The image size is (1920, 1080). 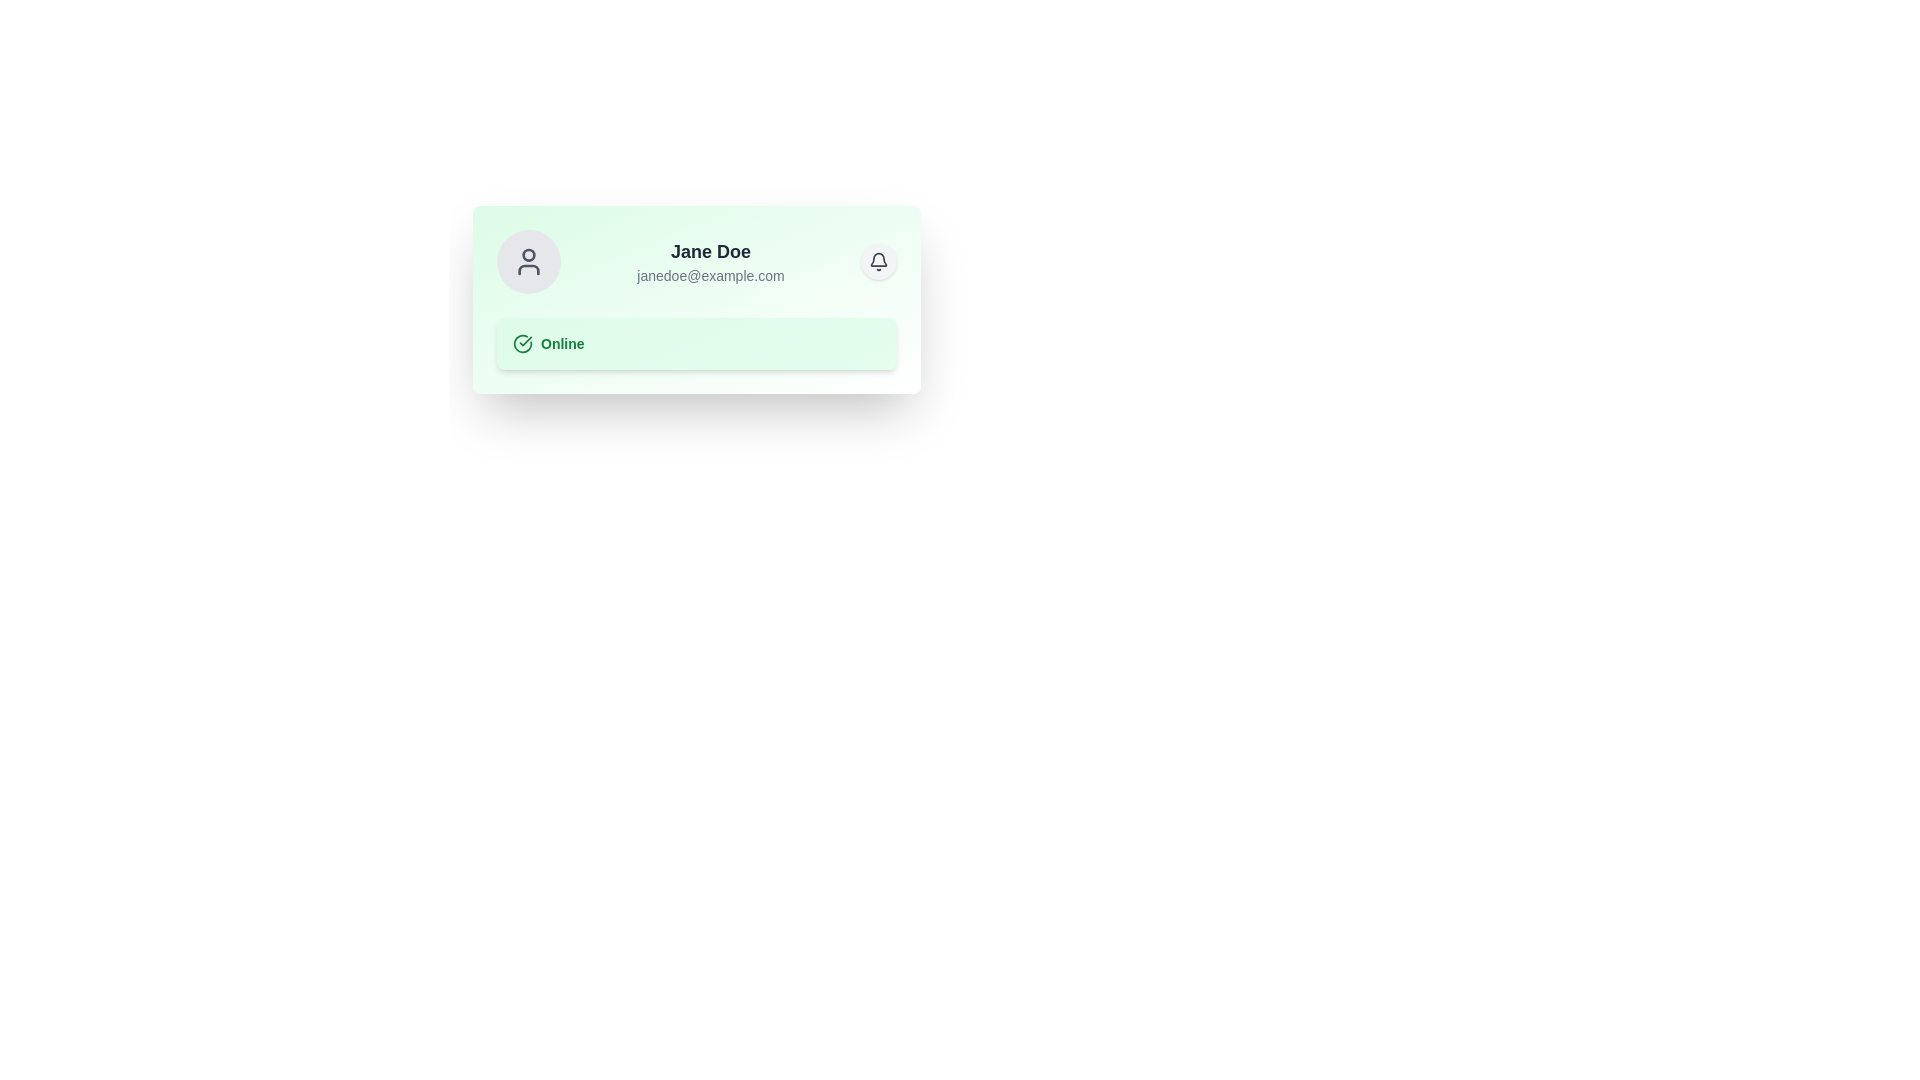 I want to click on the Circle SVG component, which serves as a decorative addition or visual cue within the user profile icon, positioned at the center of the head symbol on the left side of the user profile card, so click(x=528, y=253).